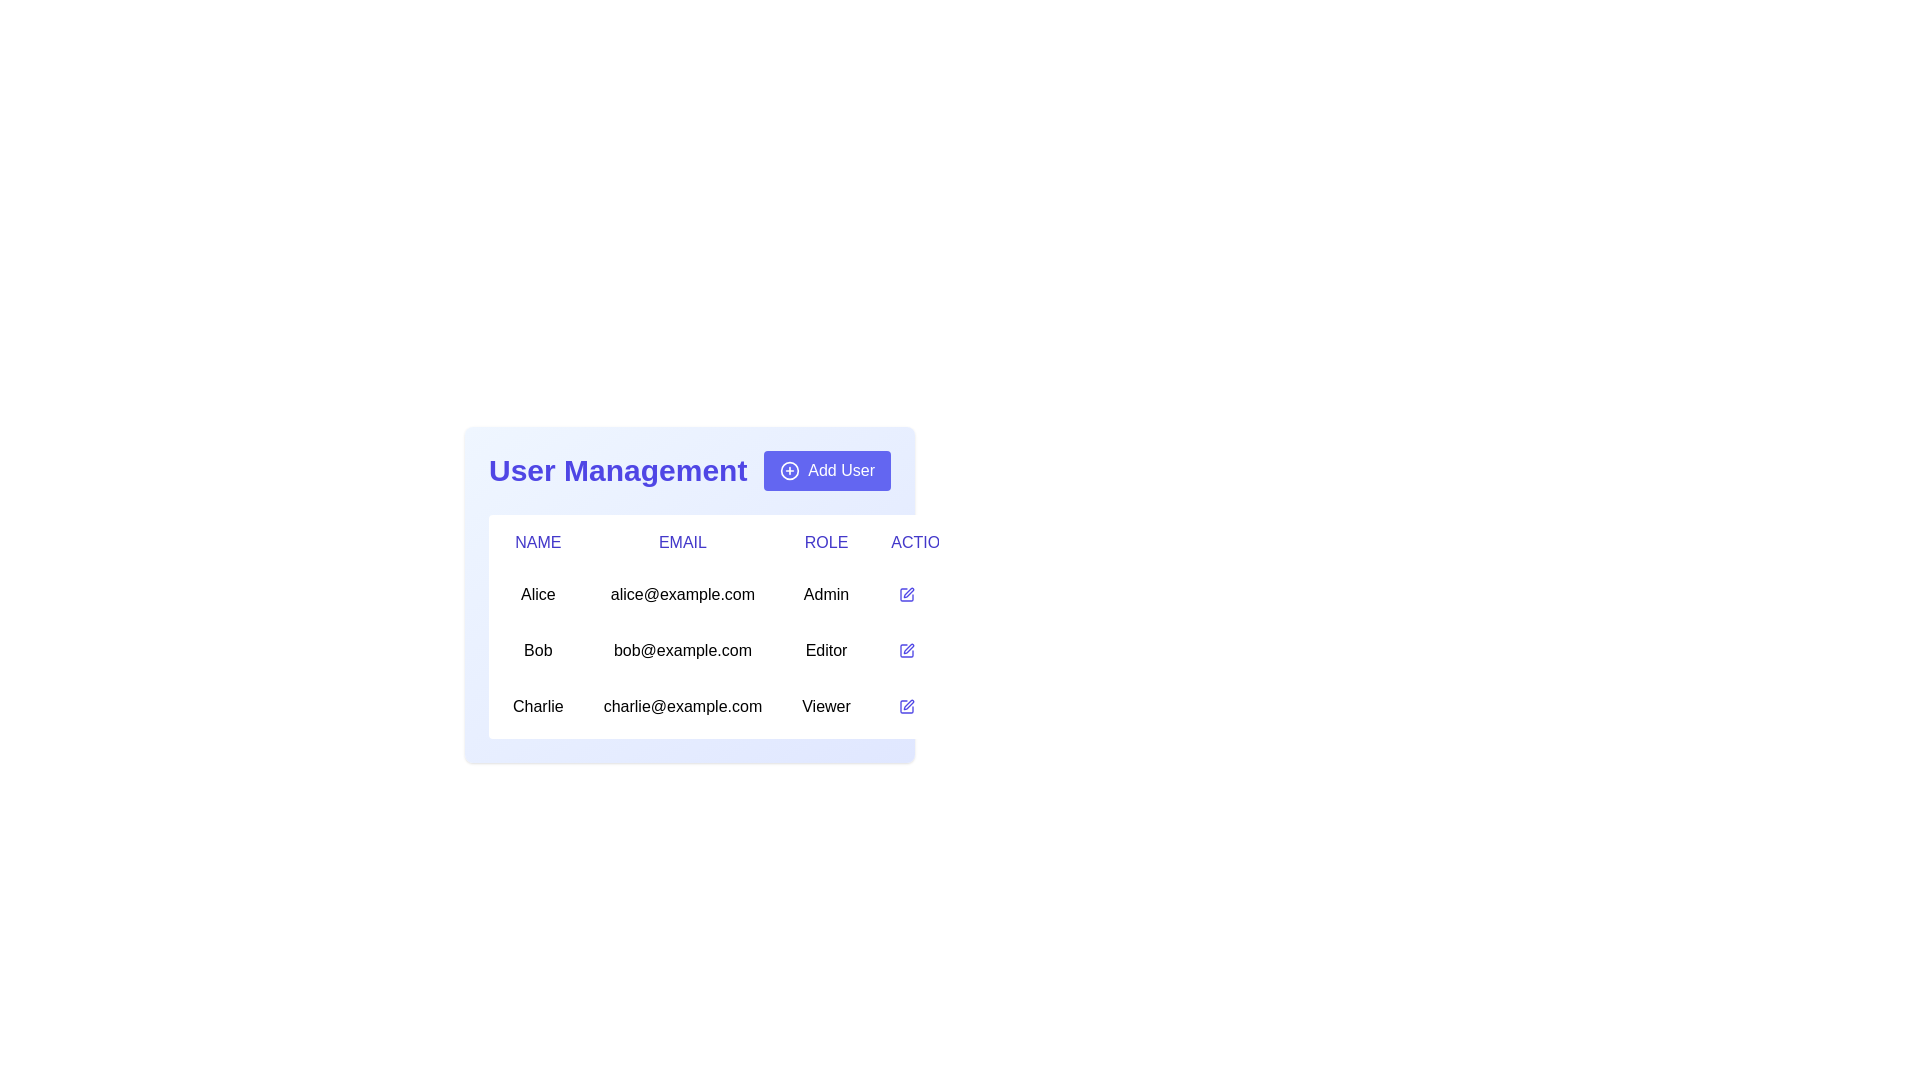 The image size is (1920, 1080). What do you see at coordinates (945, 593) in the screenshot?
I see `the vibrant red trash bin icon located` at bounding box center [945, 593].